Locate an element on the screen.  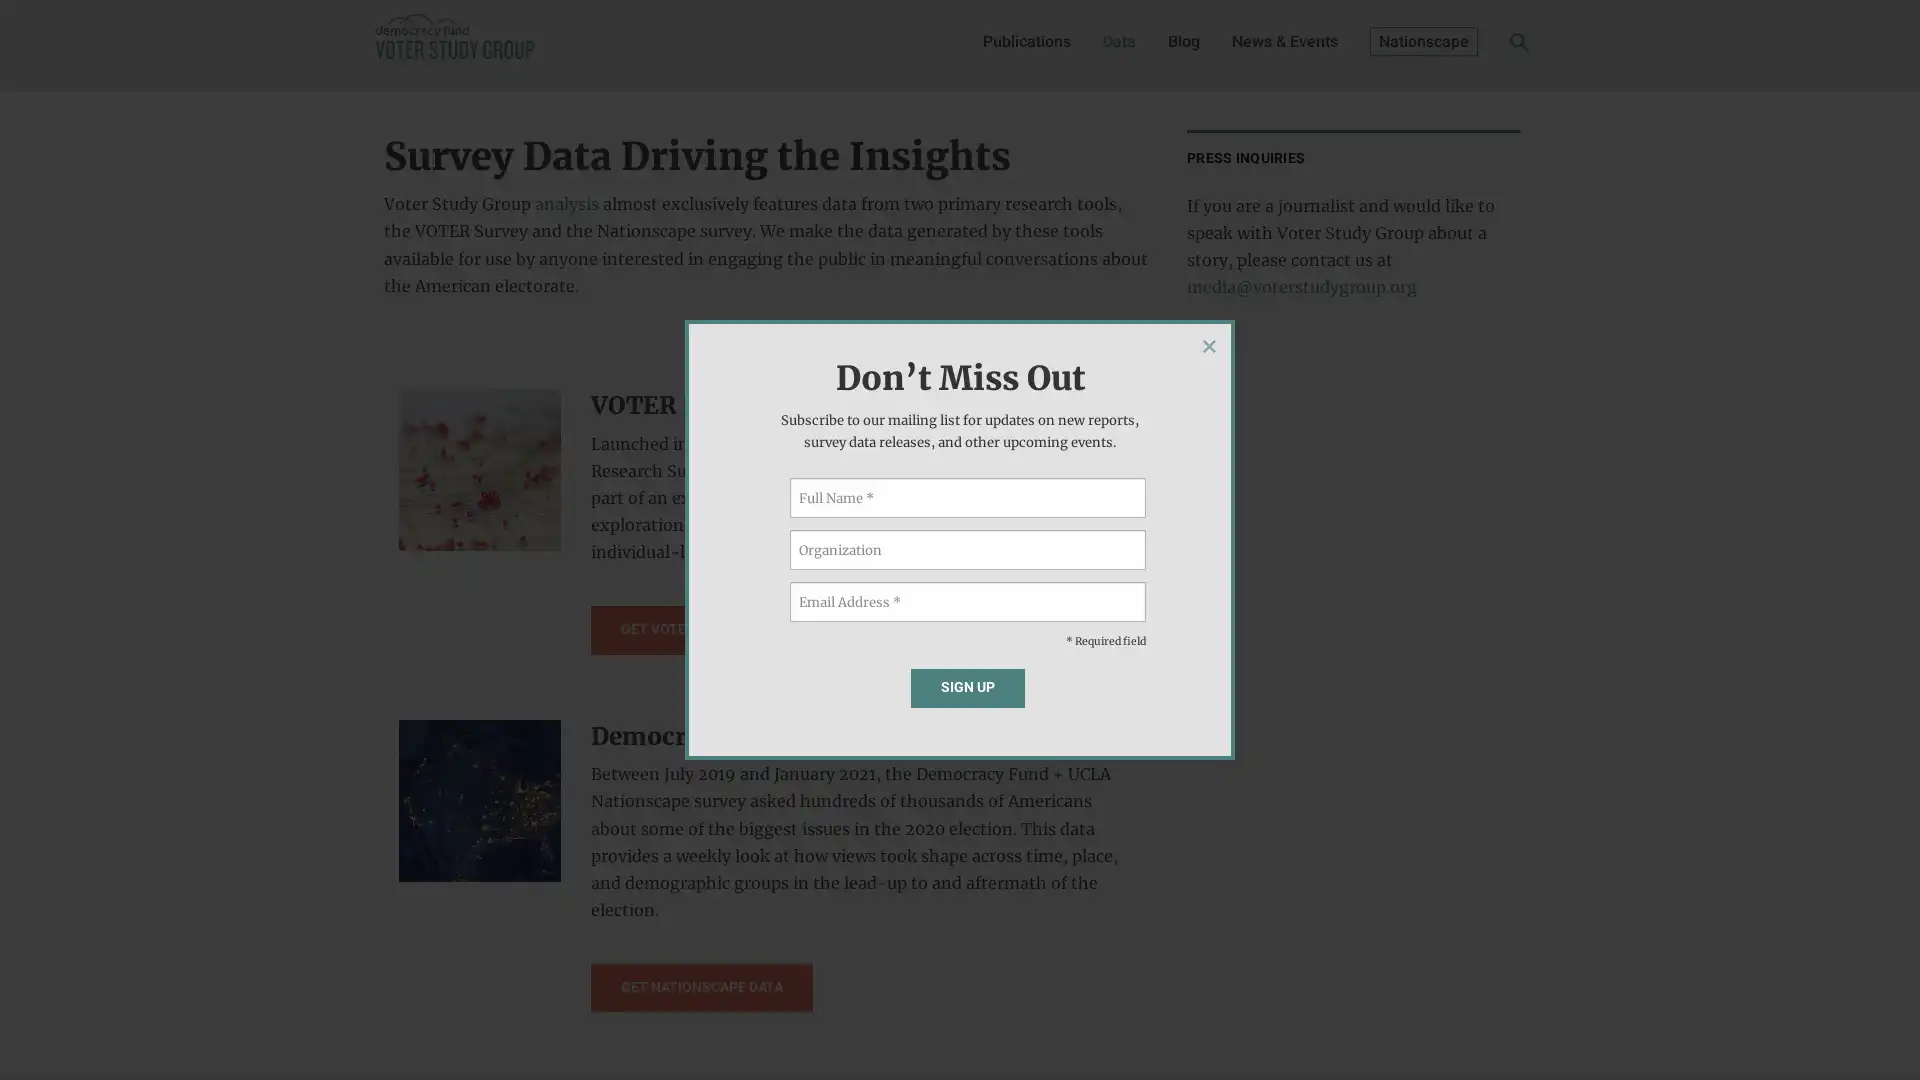
SIGN UP is located at coordinates (967, 686).